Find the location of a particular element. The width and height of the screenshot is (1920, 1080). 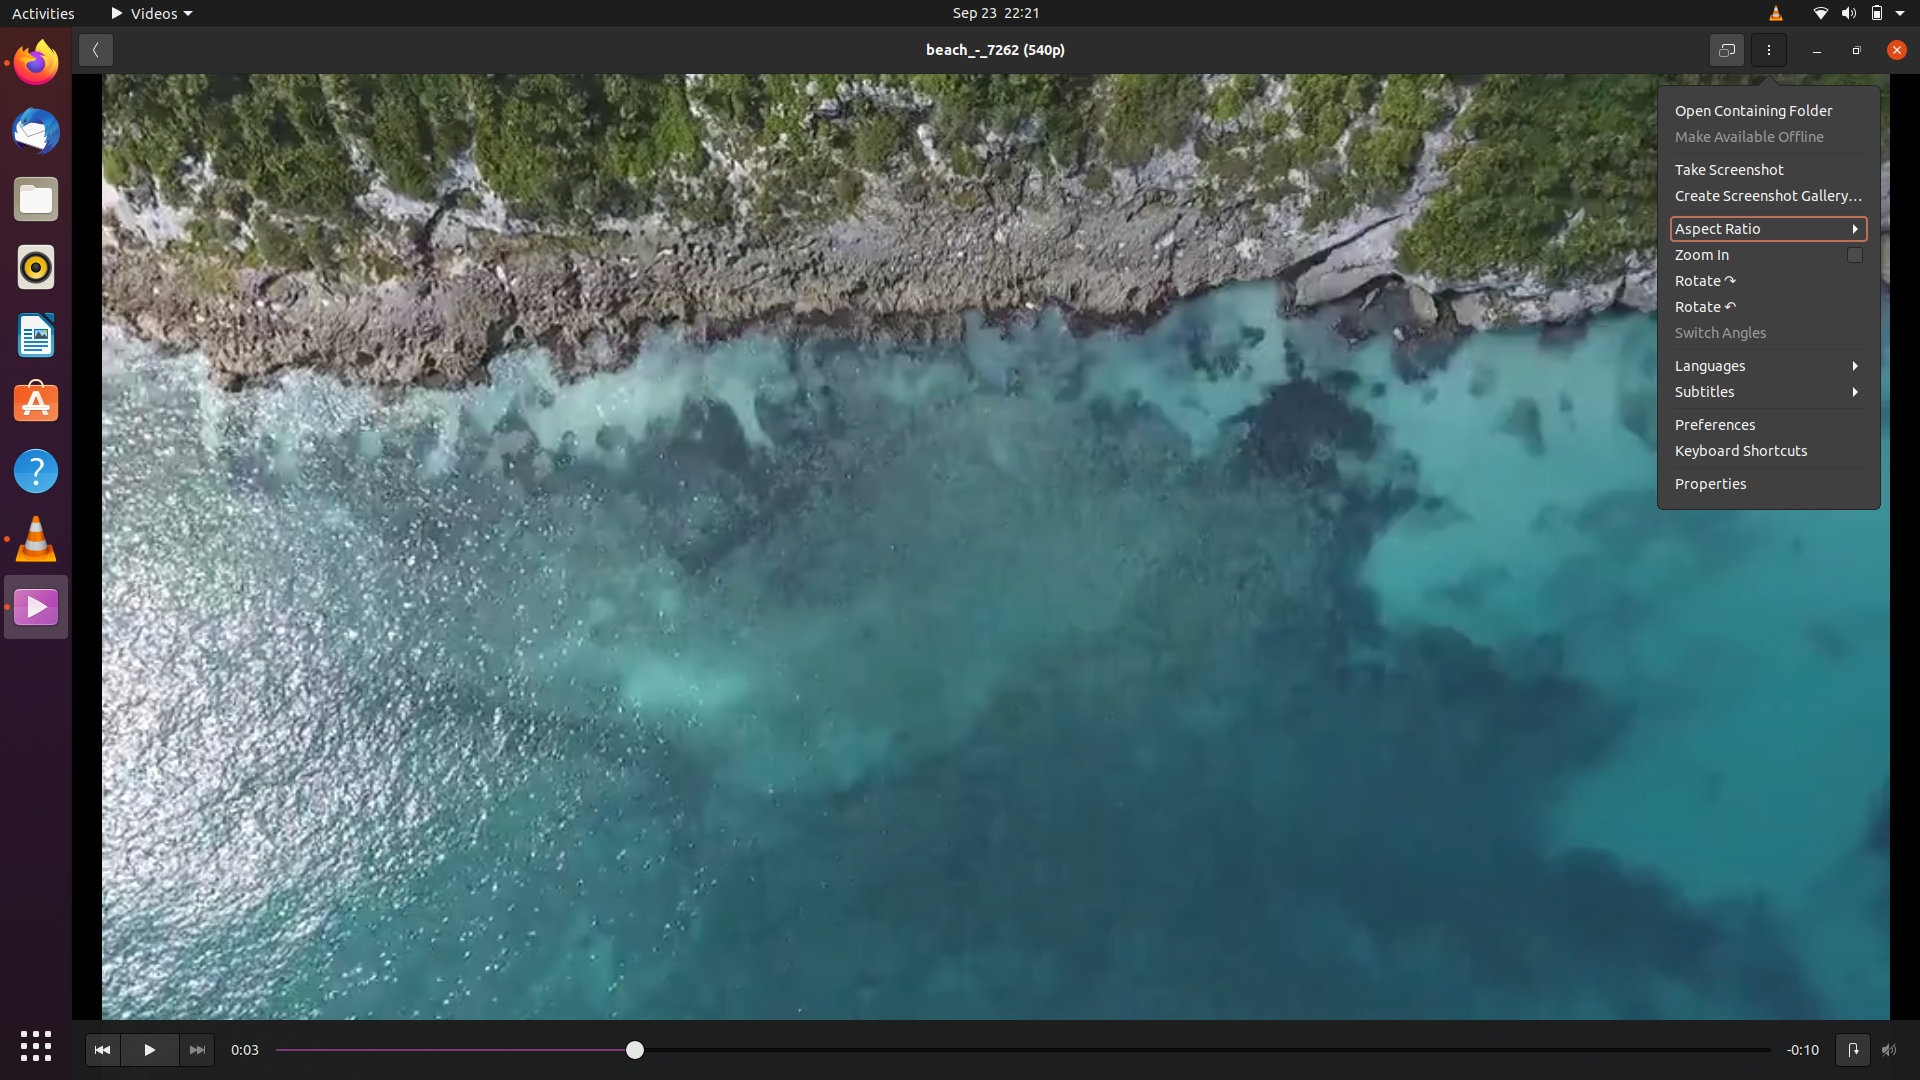

the preferences option is located at coordinates (1771, 423).